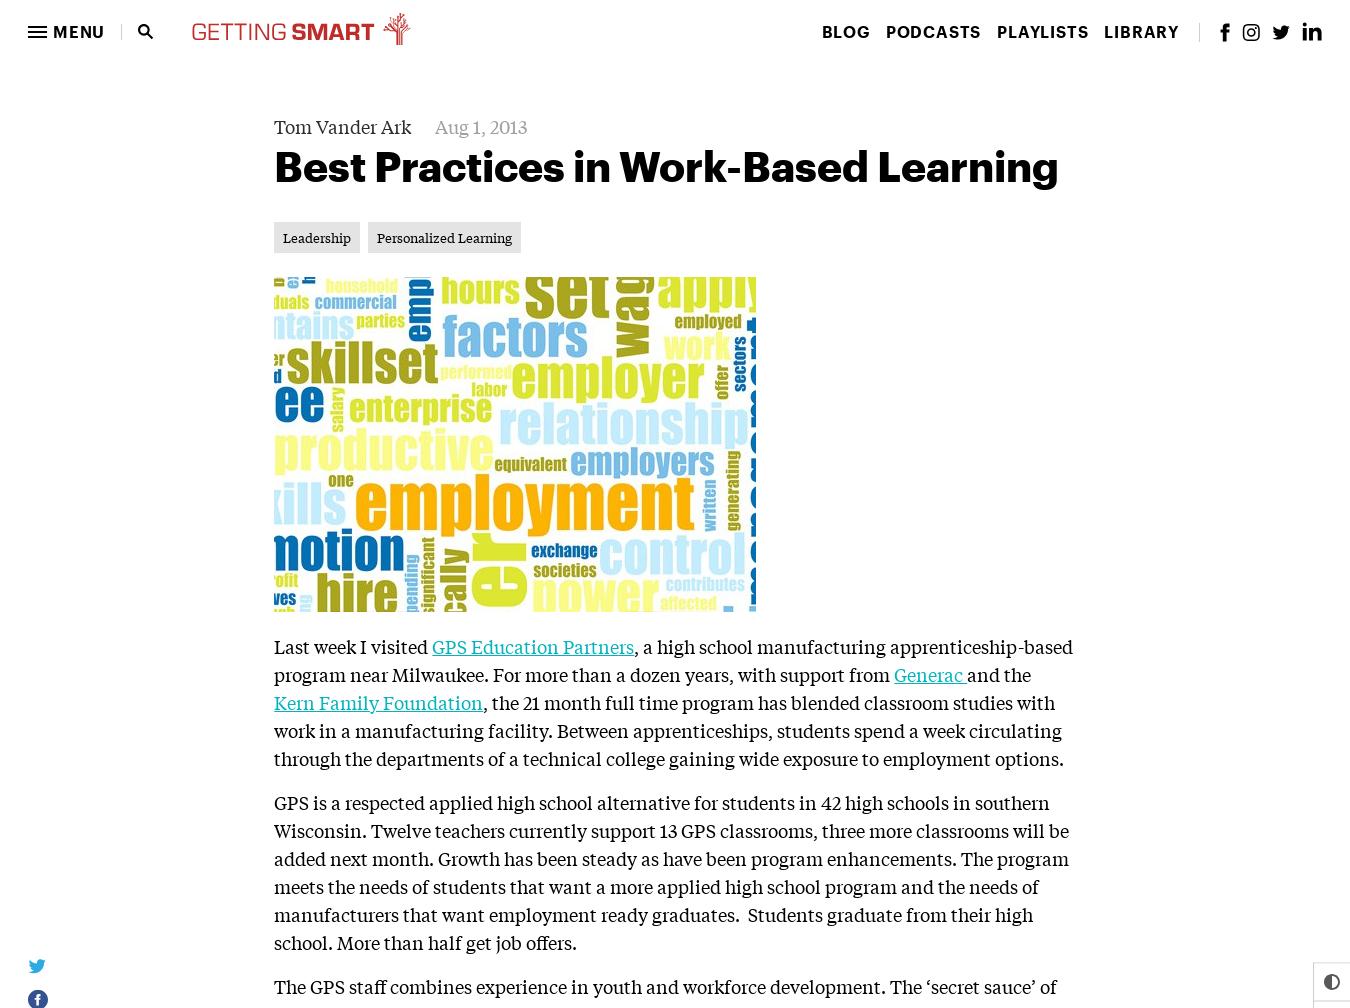 The height and width of the screenshot is (1008, 1350). Describe the element at coordinates (931, 31) in the screenshot. I see `'Podcasts'` at that location.